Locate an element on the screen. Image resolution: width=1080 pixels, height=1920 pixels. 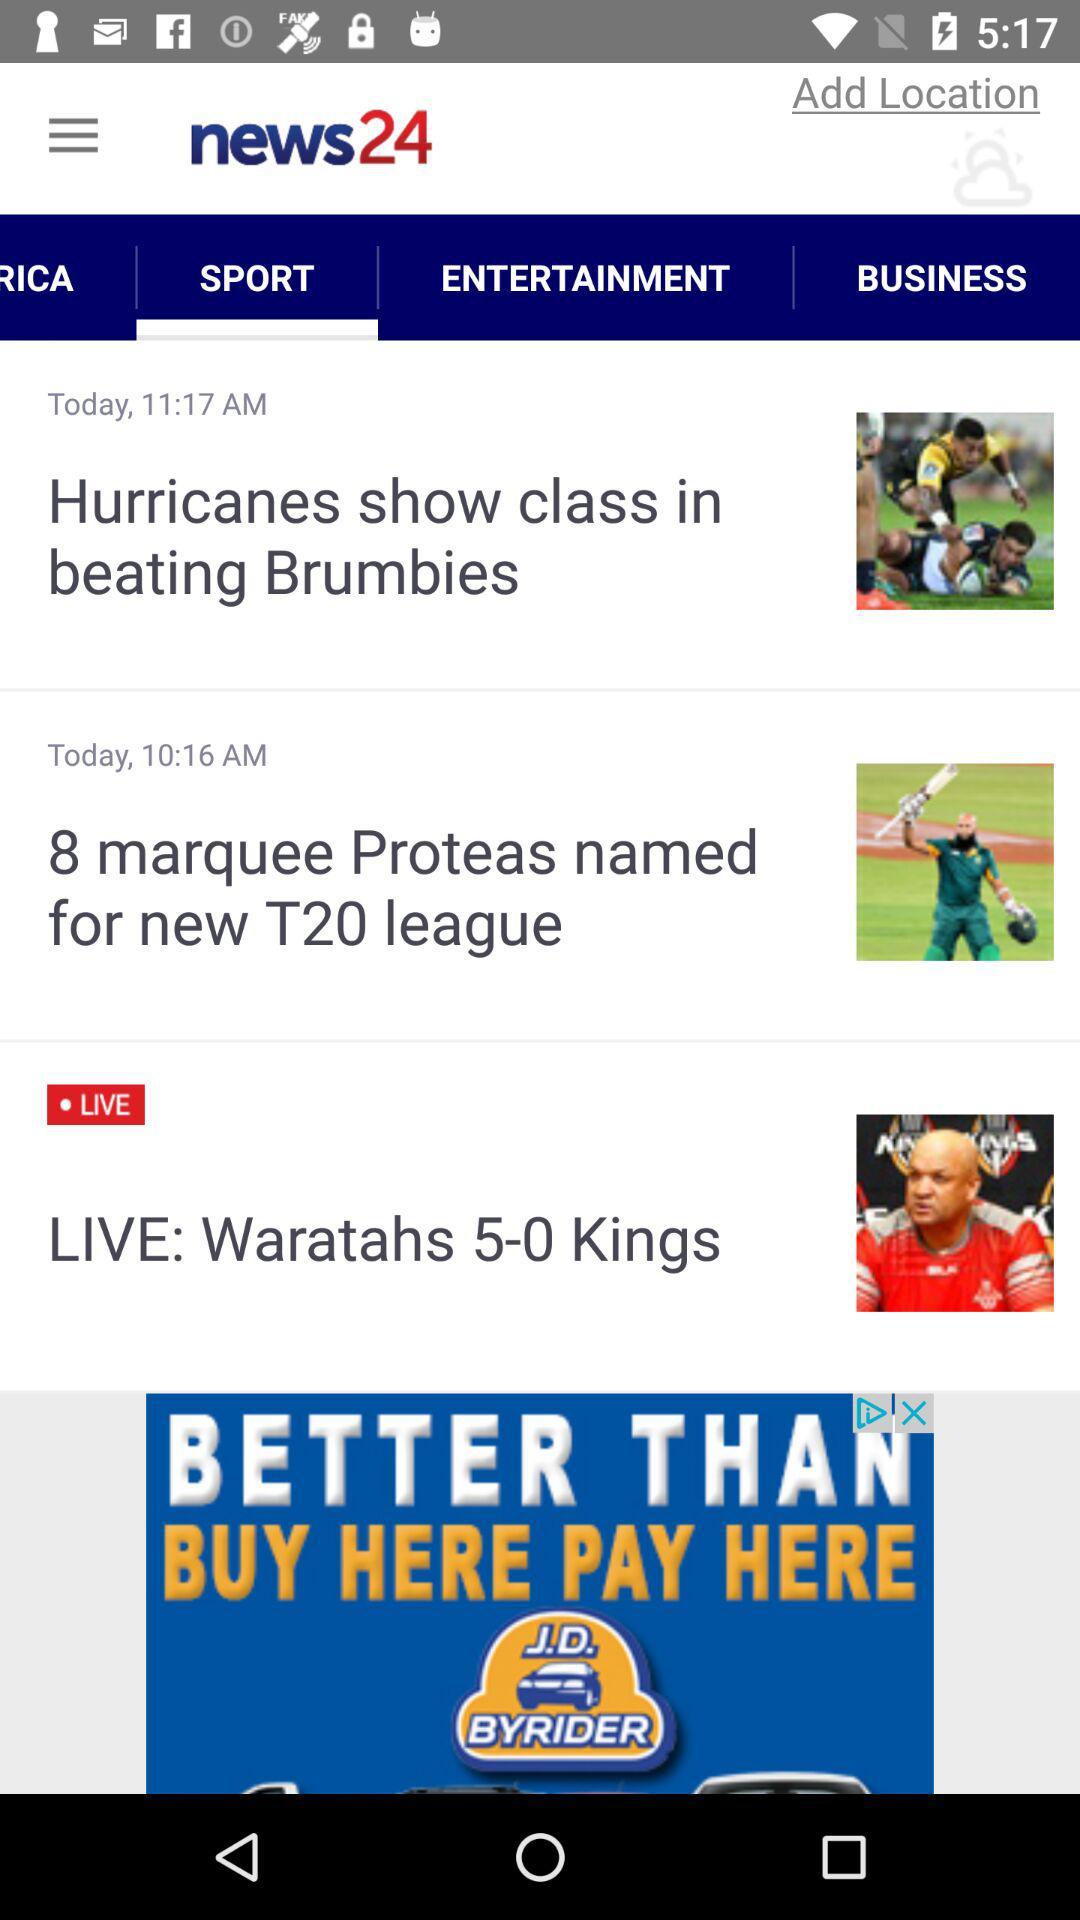
the option is located at coordinates (540, 1592).